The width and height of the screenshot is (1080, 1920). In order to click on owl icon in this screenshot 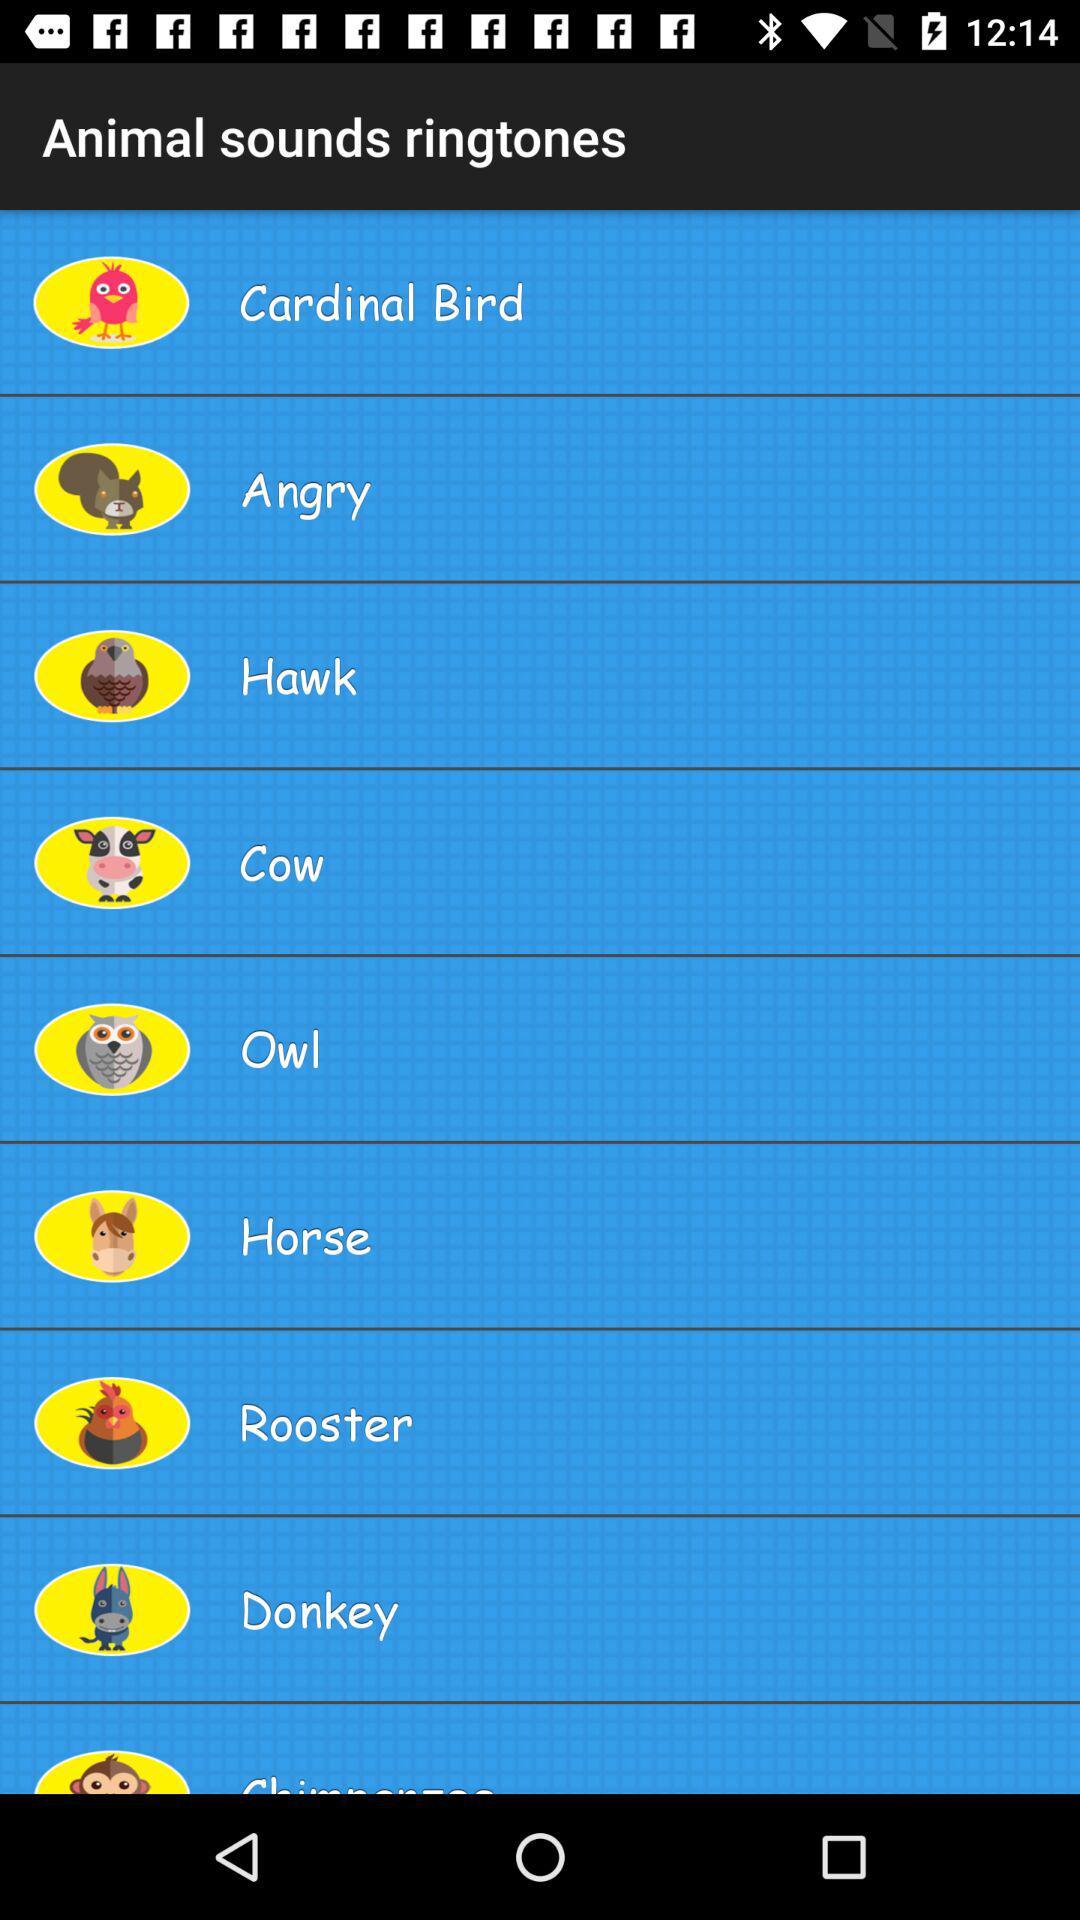, I will do `click(651, 1047)`.